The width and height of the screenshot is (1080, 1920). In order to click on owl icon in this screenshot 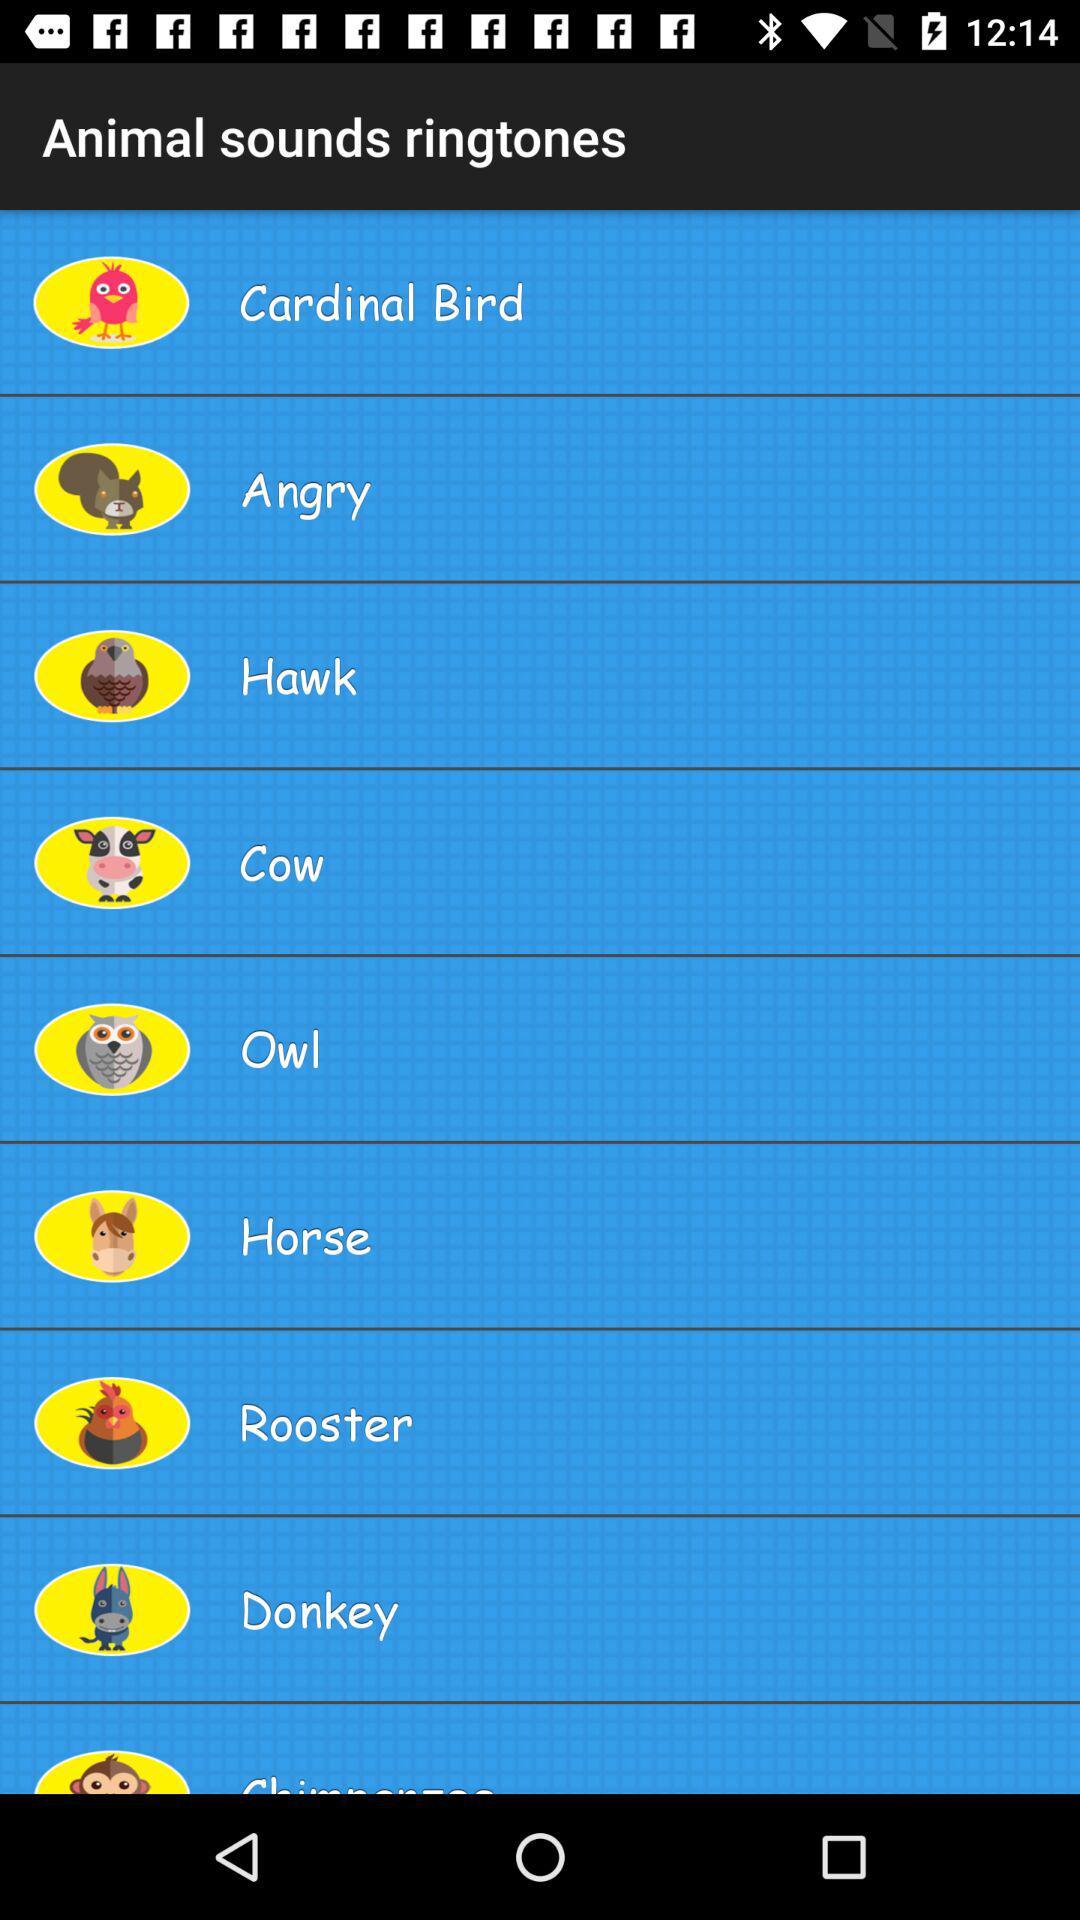, I will do `click(651, 1047)`.